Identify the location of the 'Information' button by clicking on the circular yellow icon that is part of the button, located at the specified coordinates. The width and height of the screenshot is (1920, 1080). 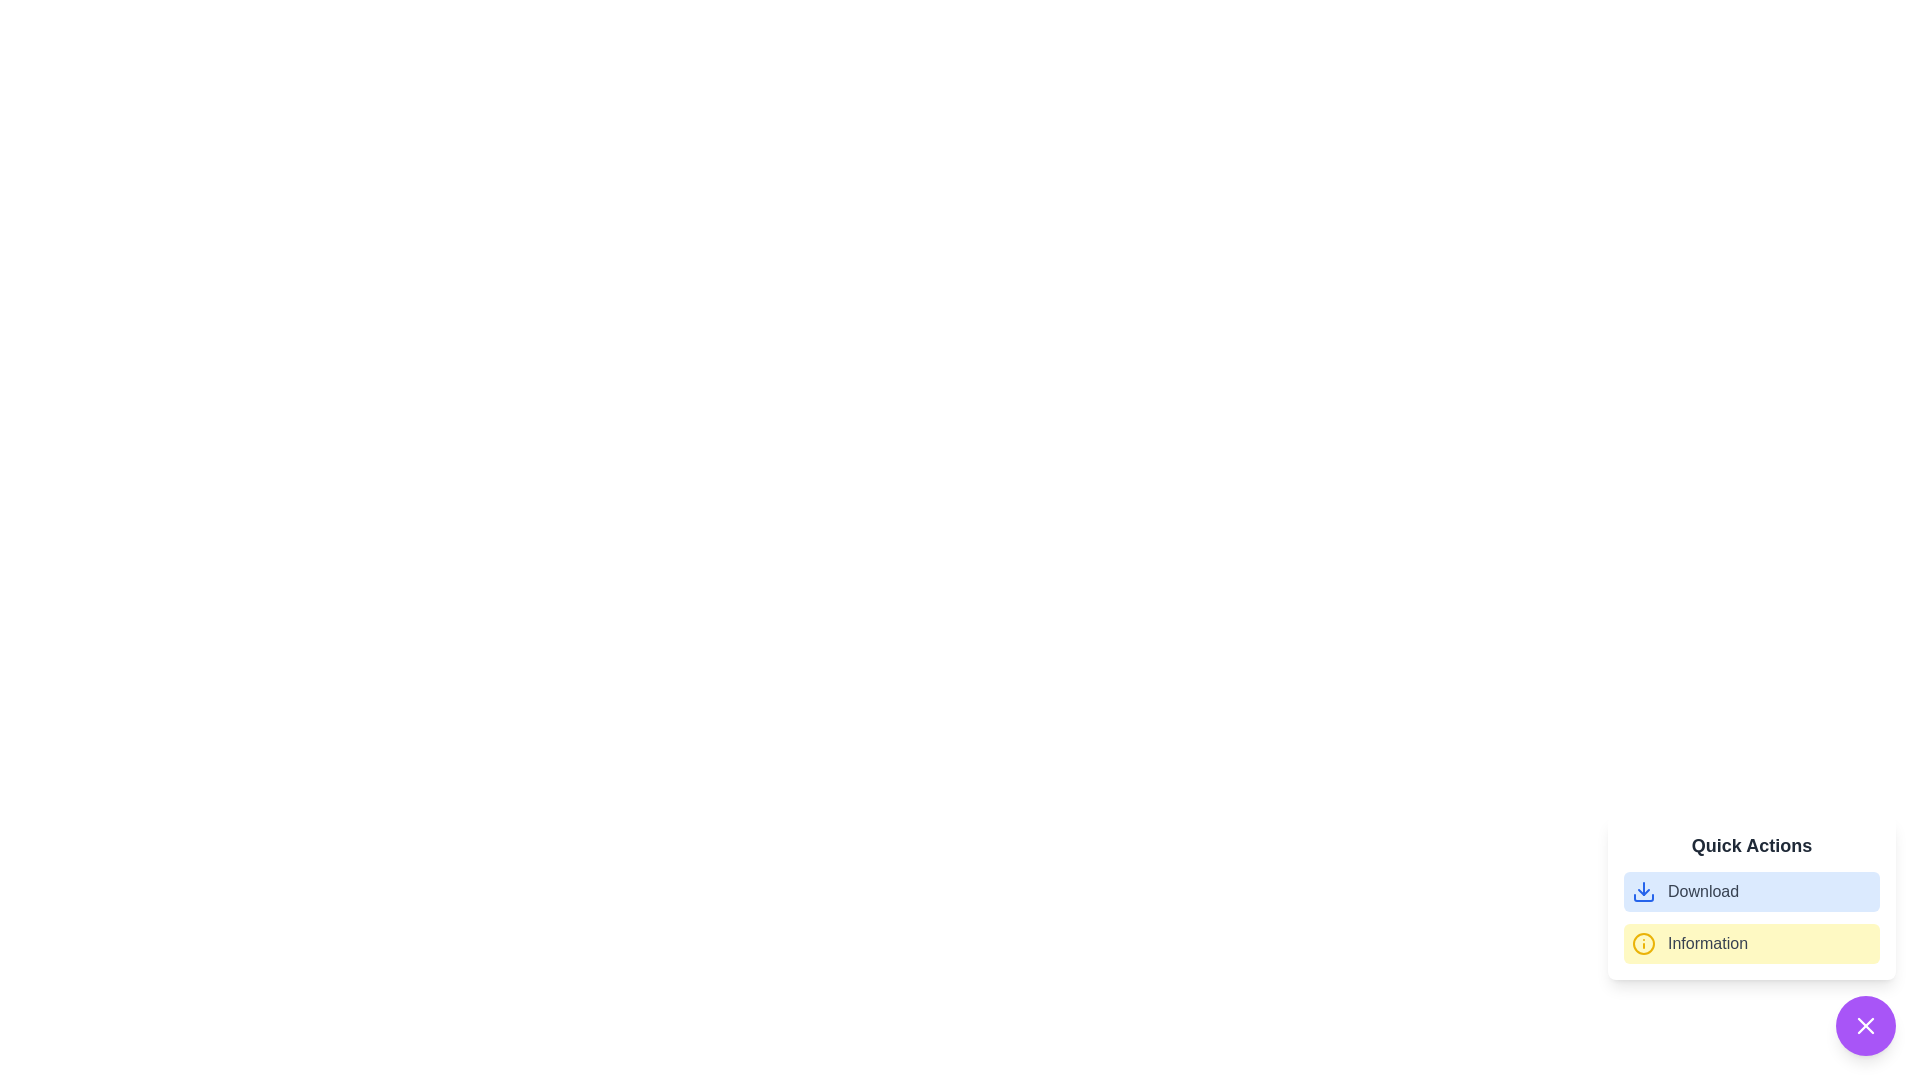
(1643, 944).